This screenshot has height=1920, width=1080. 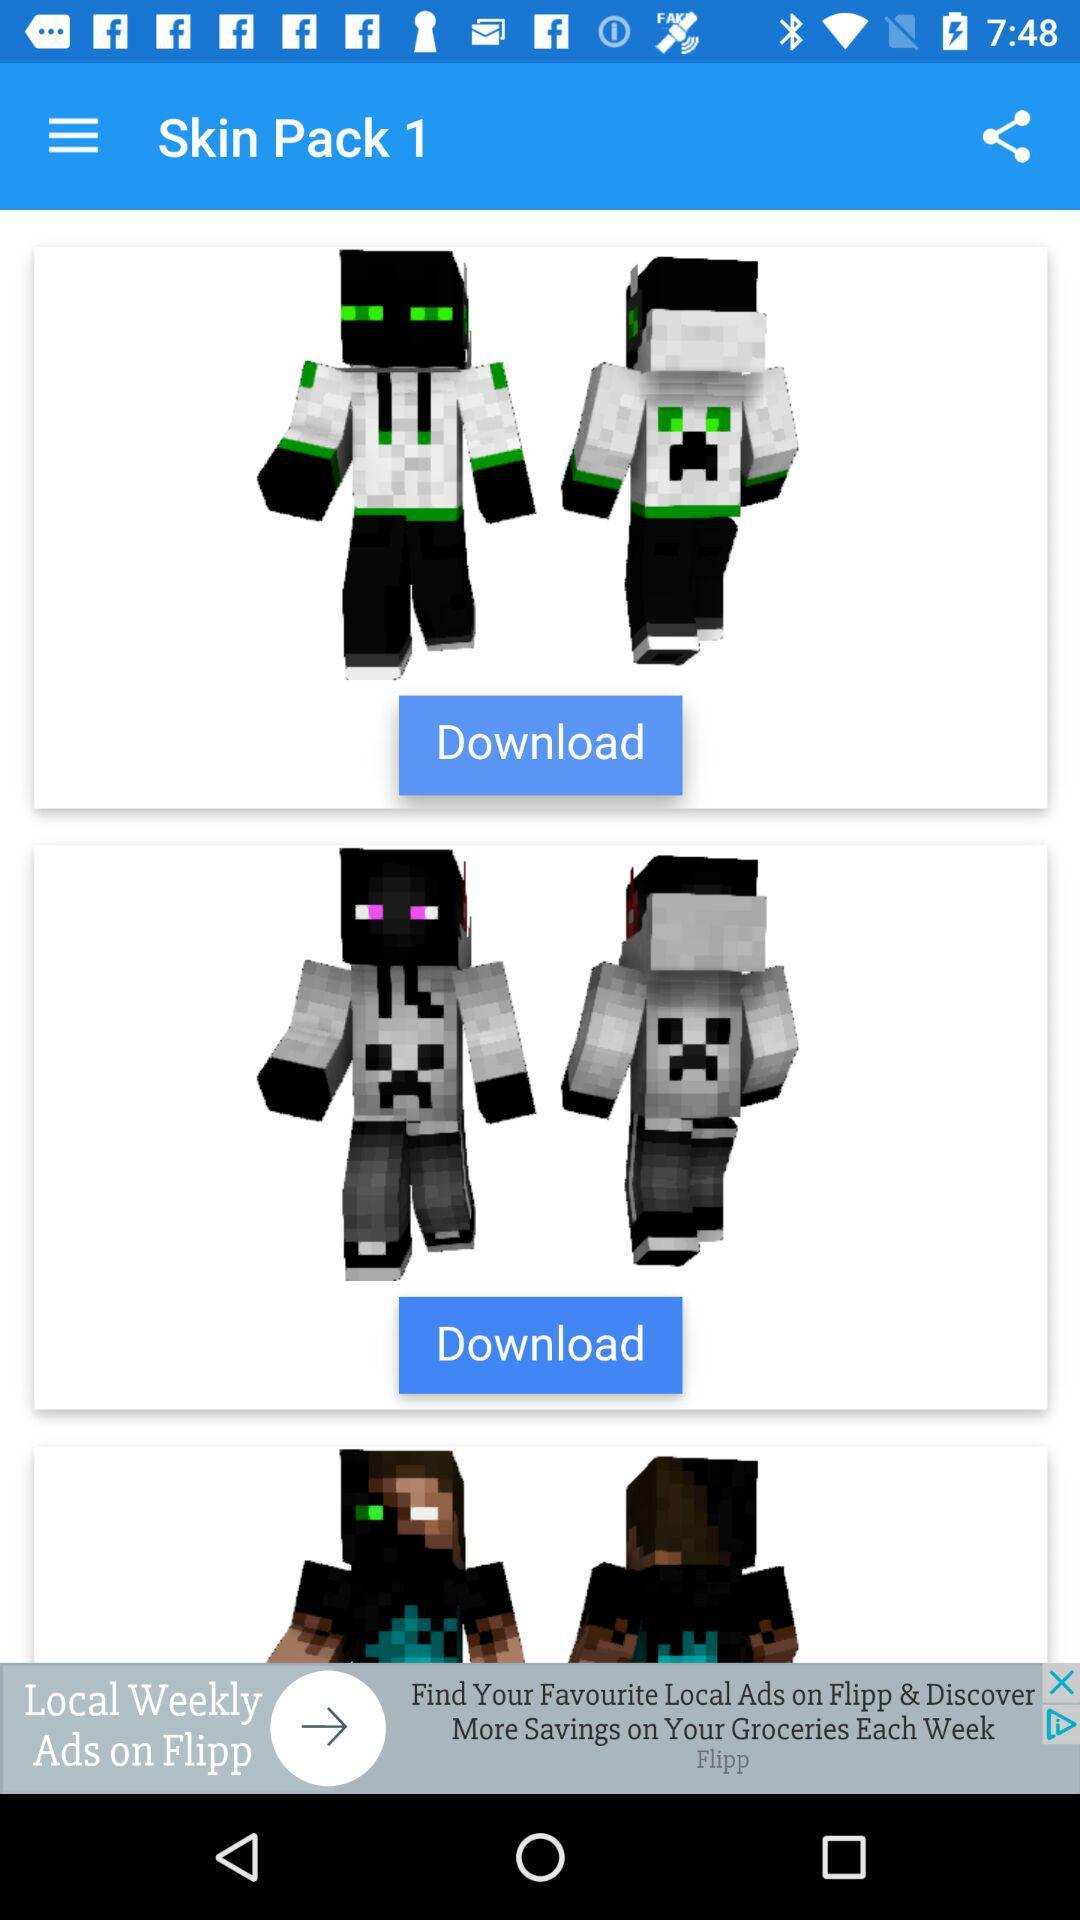 What do you see at coordinates (540, 935) in the screenshot?
I see `download skin pack` at bounding box center [540, 935].